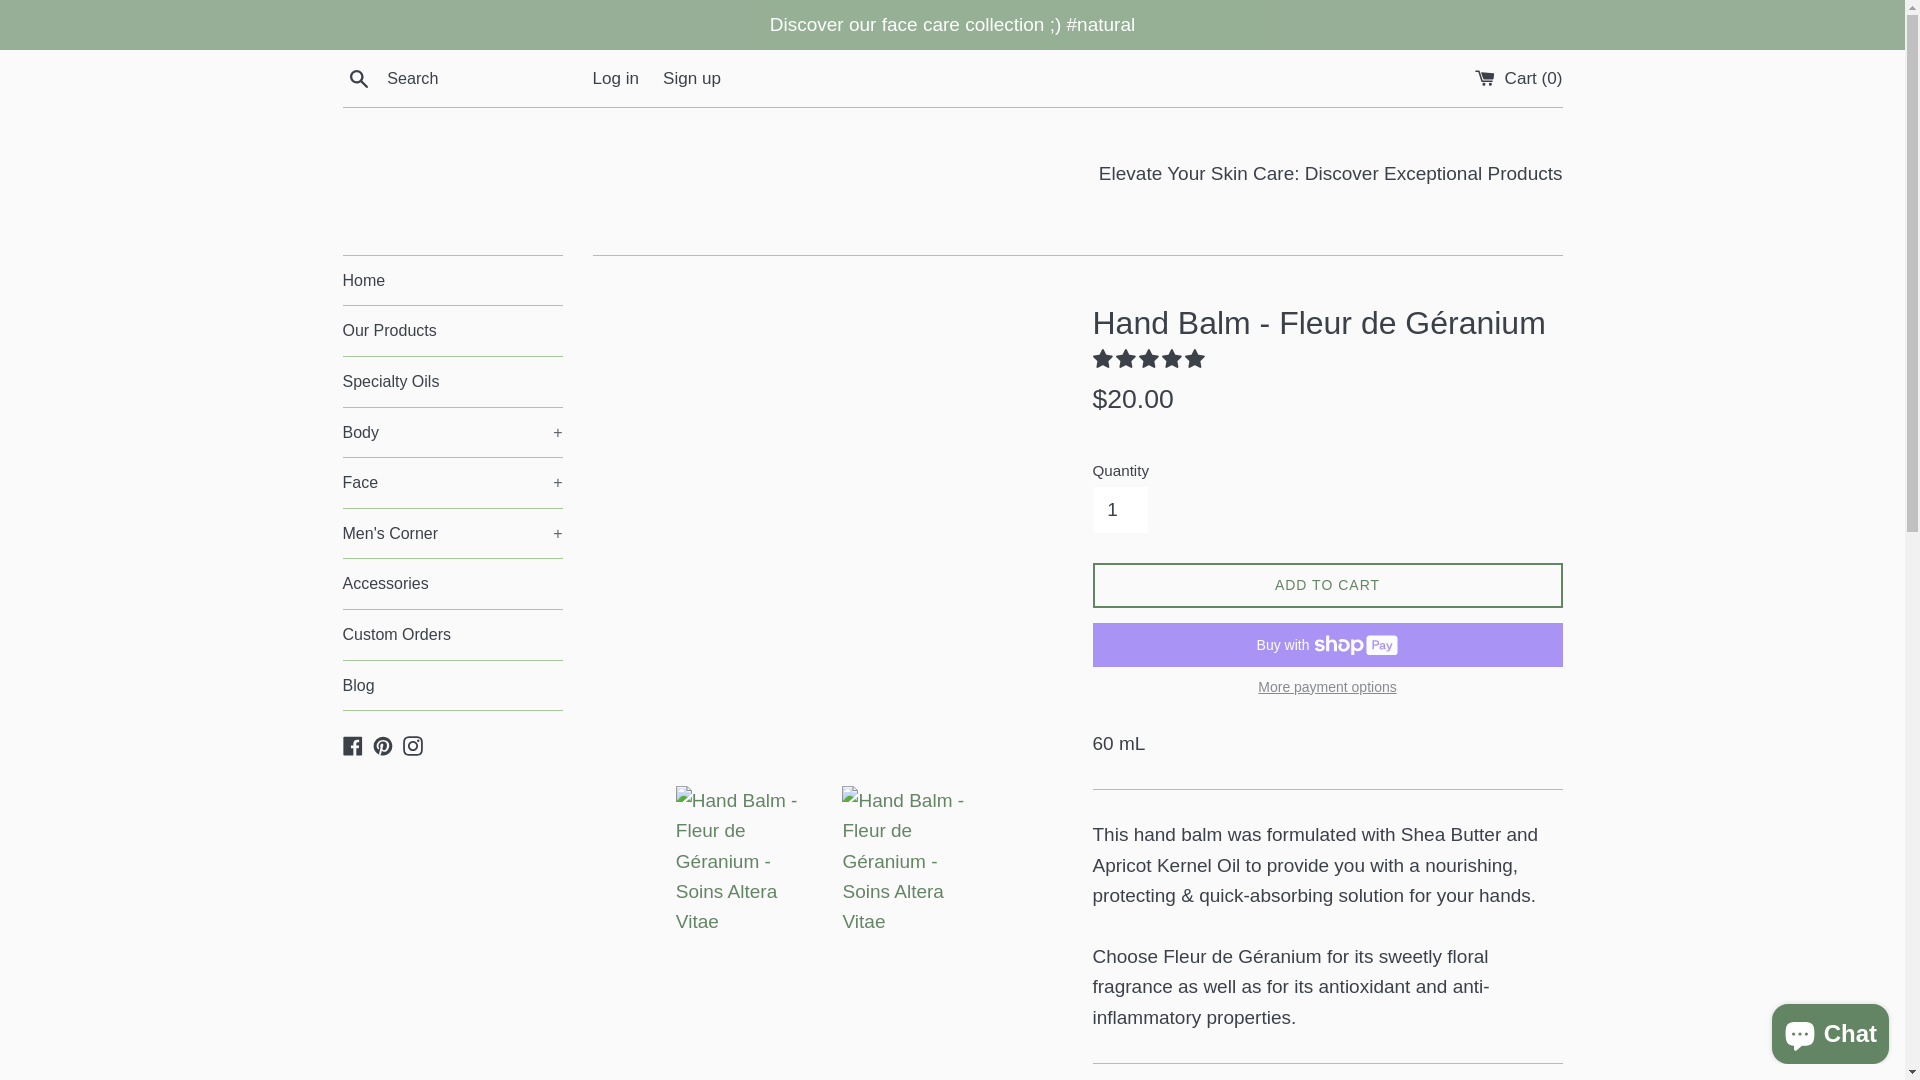 This screenshot has width=1920, height=1080. Describe the element at coordinates (450, 330) in the screenshot. I see `'Our Products'` at that location.